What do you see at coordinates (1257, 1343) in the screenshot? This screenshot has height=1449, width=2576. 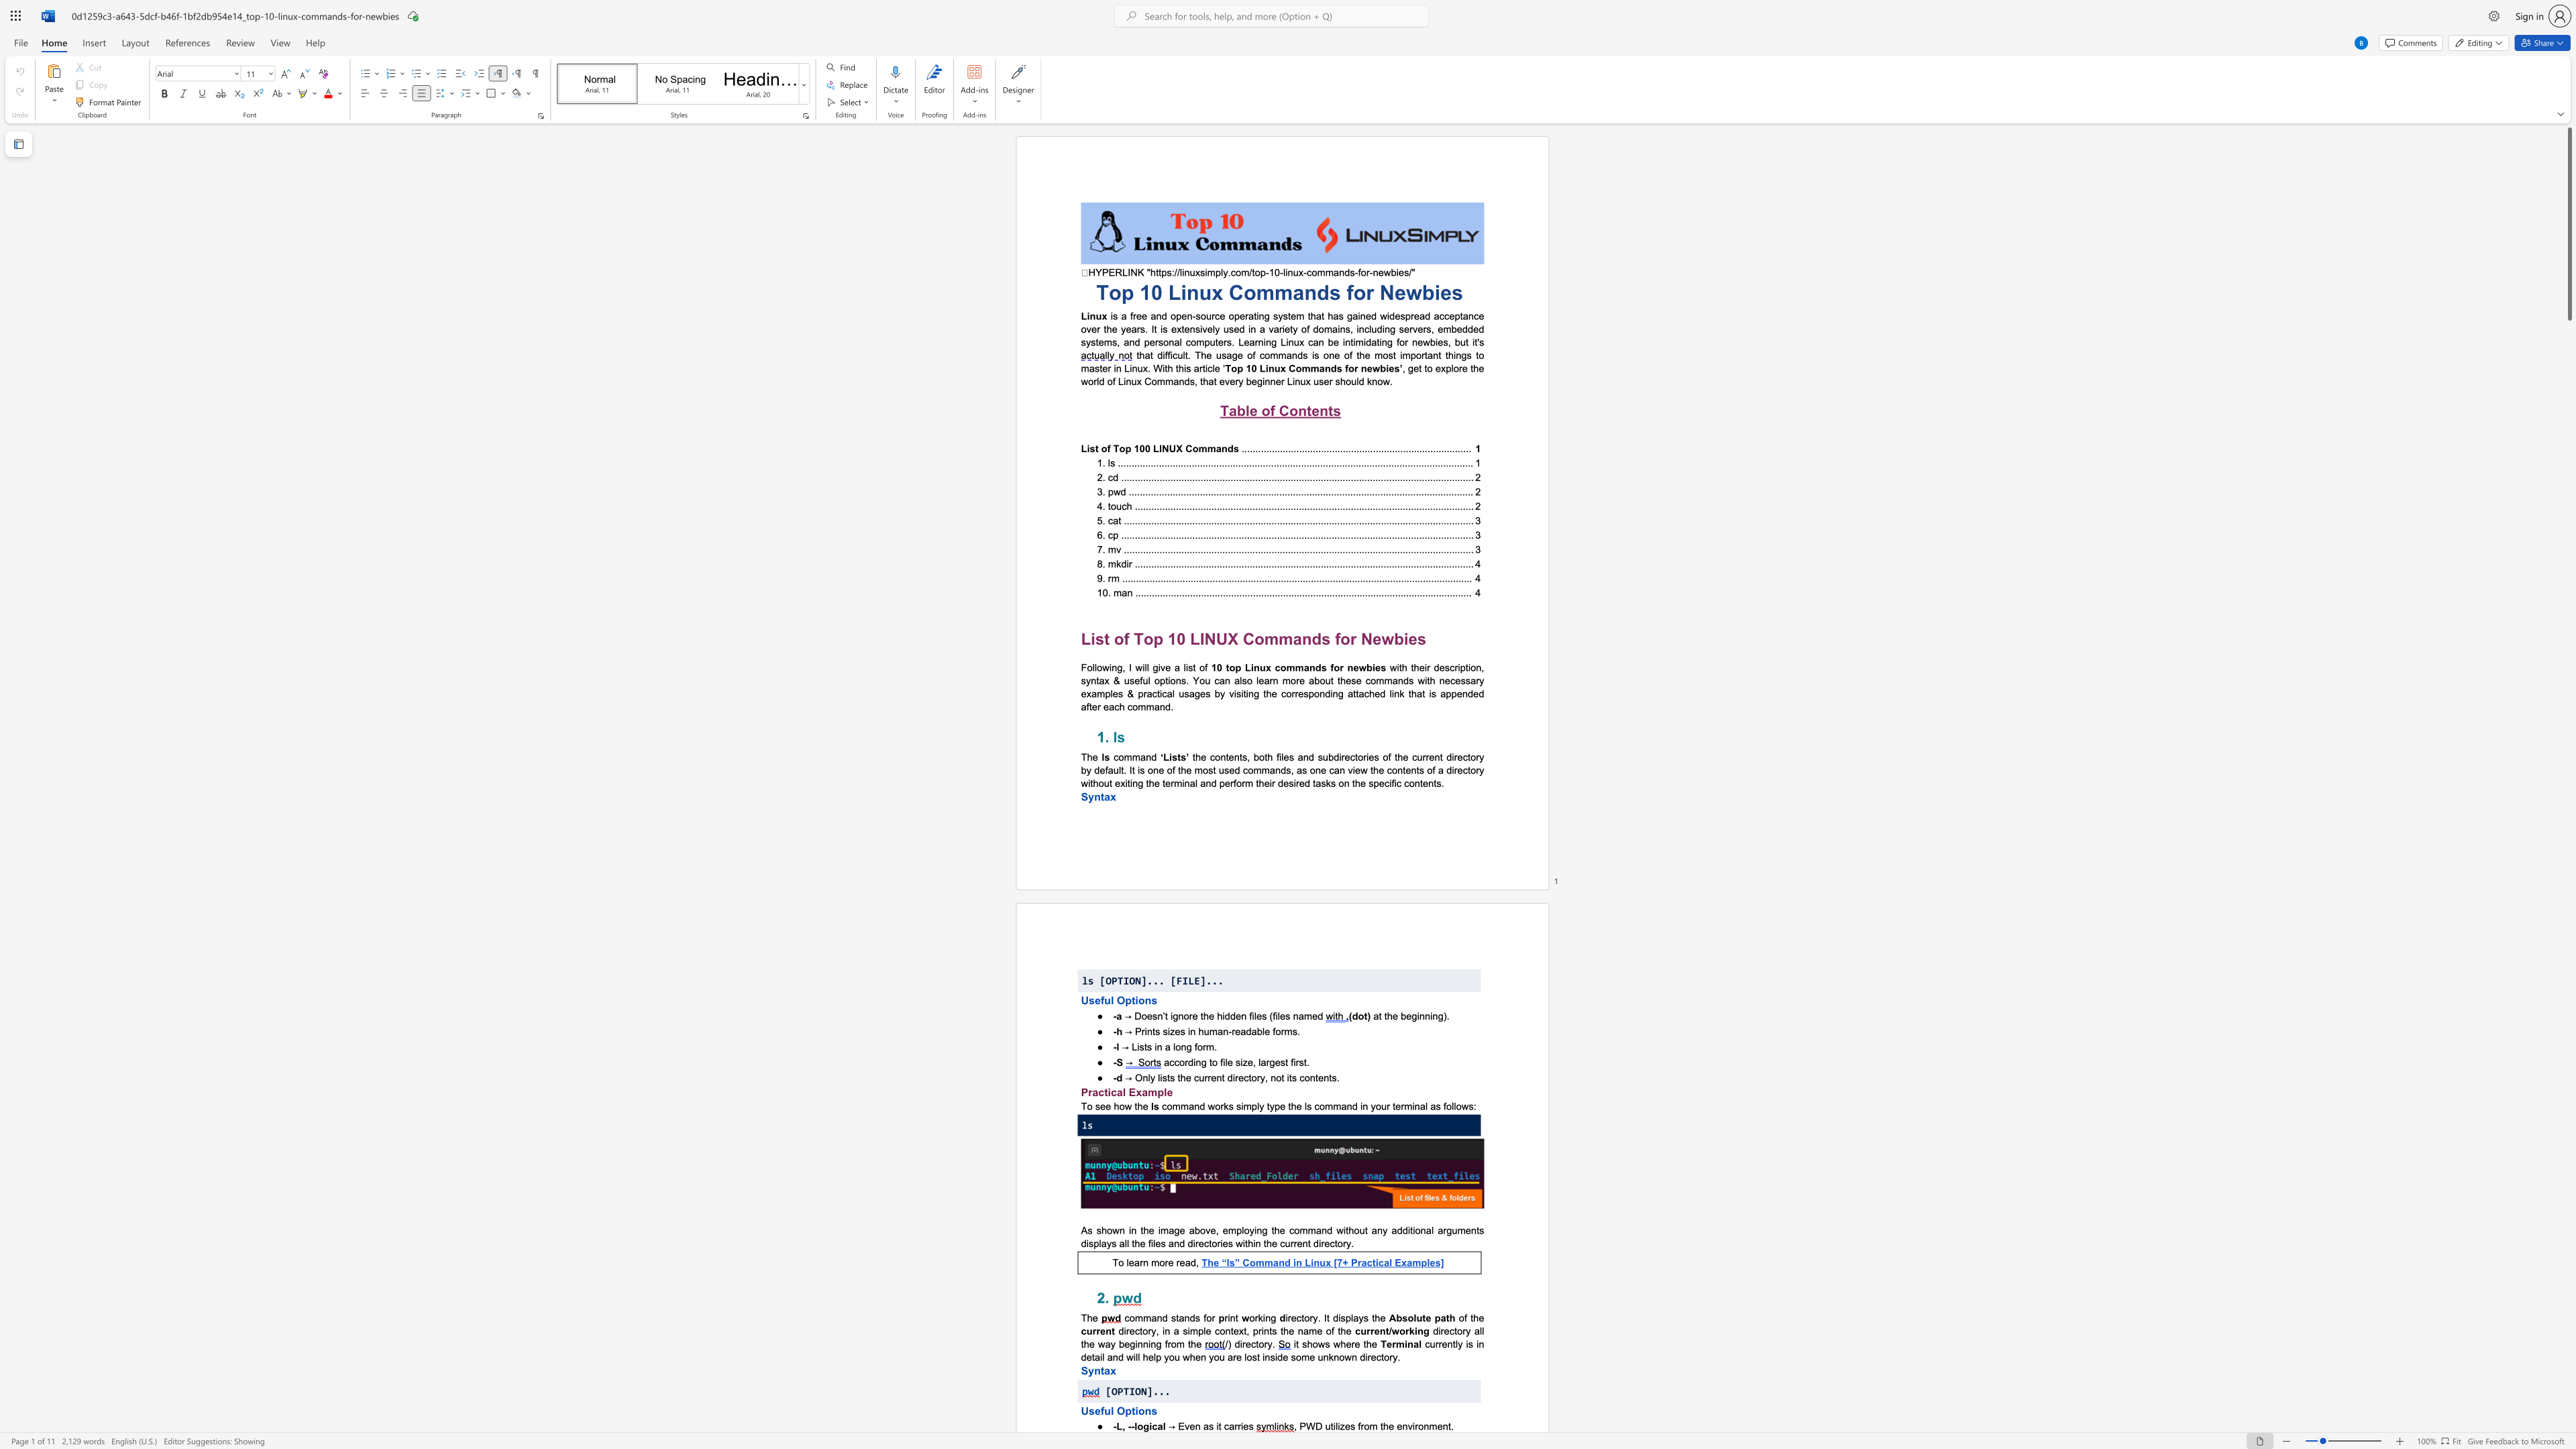 I see `the subset text "ory." within the text "/) directory."` at bounding box center [1257, 1343].